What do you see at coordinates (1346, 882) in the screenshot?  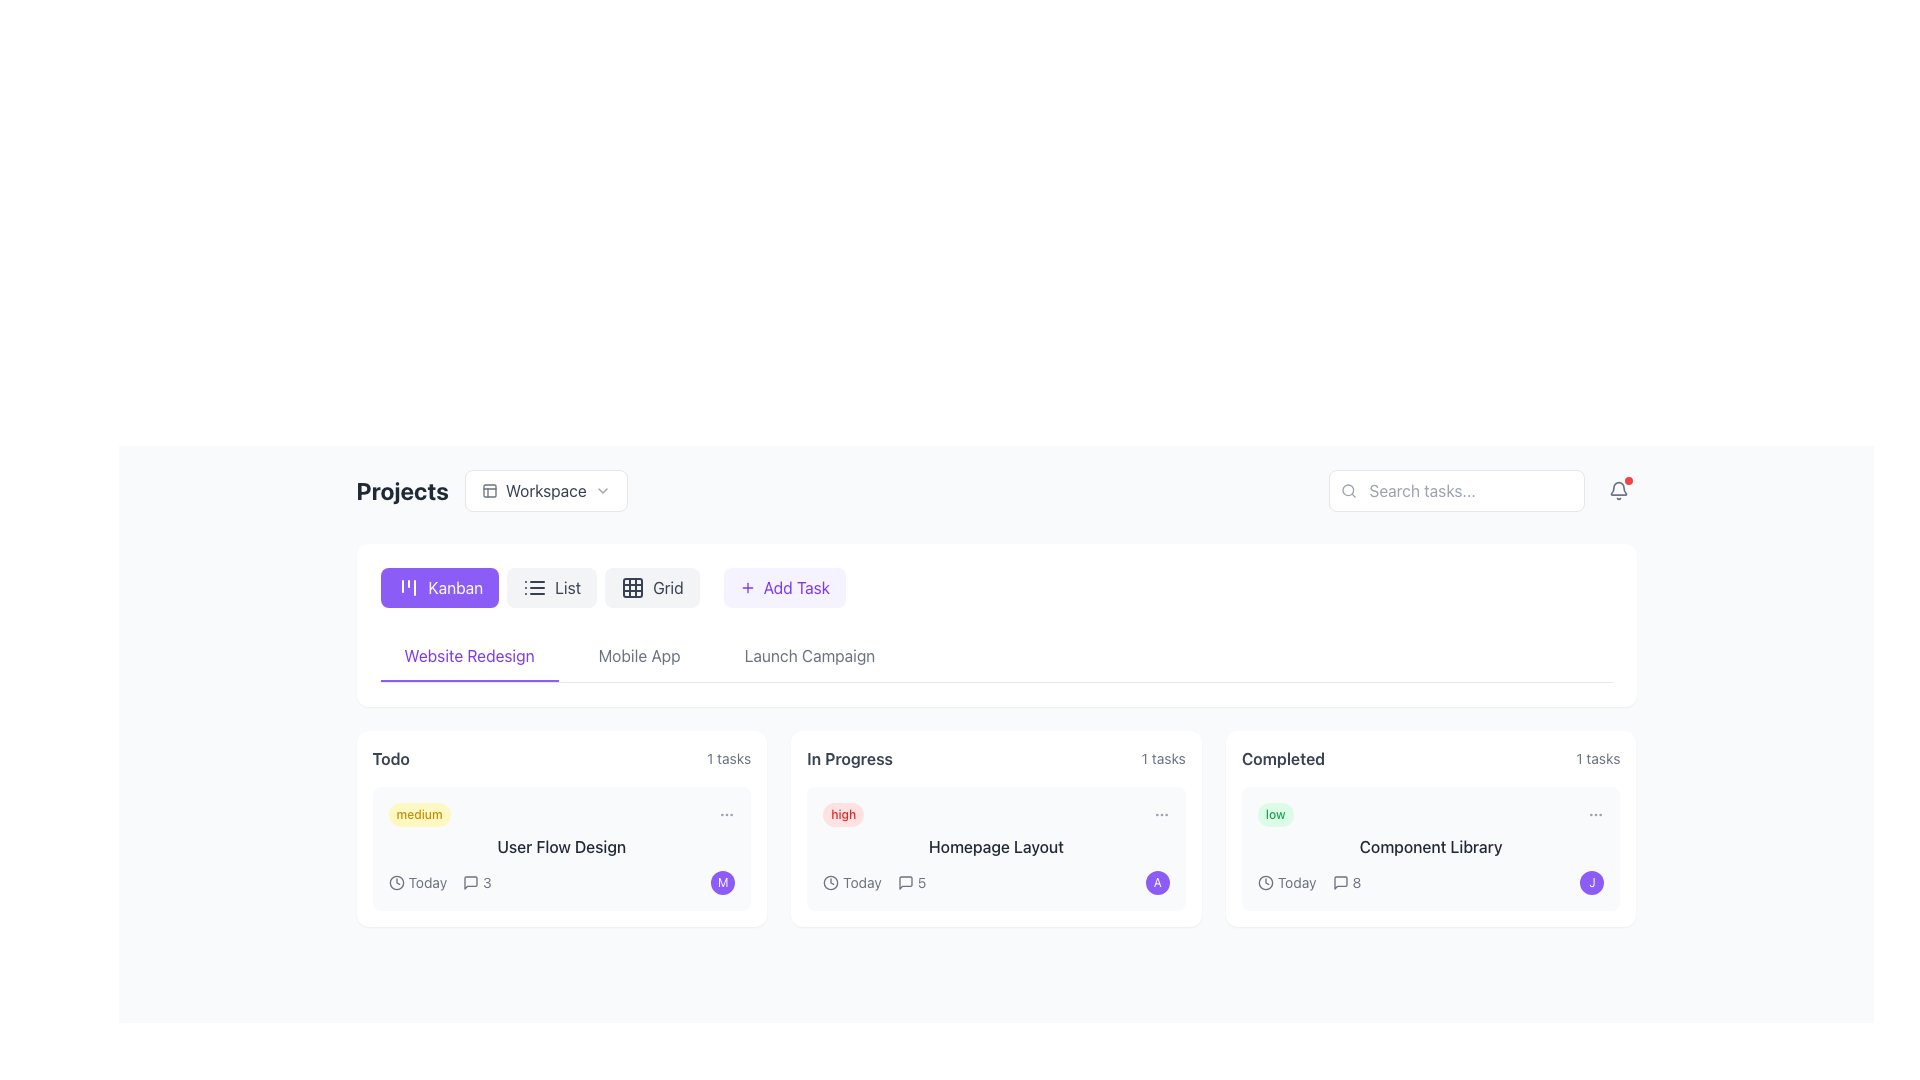 I see `the numerical indicator '8' displayed in light gray color, positioned next to the speech-bubble-shaped icon in the 'Completed' content card under the task title 'Component Library'` at bounding box center [1346, 882].